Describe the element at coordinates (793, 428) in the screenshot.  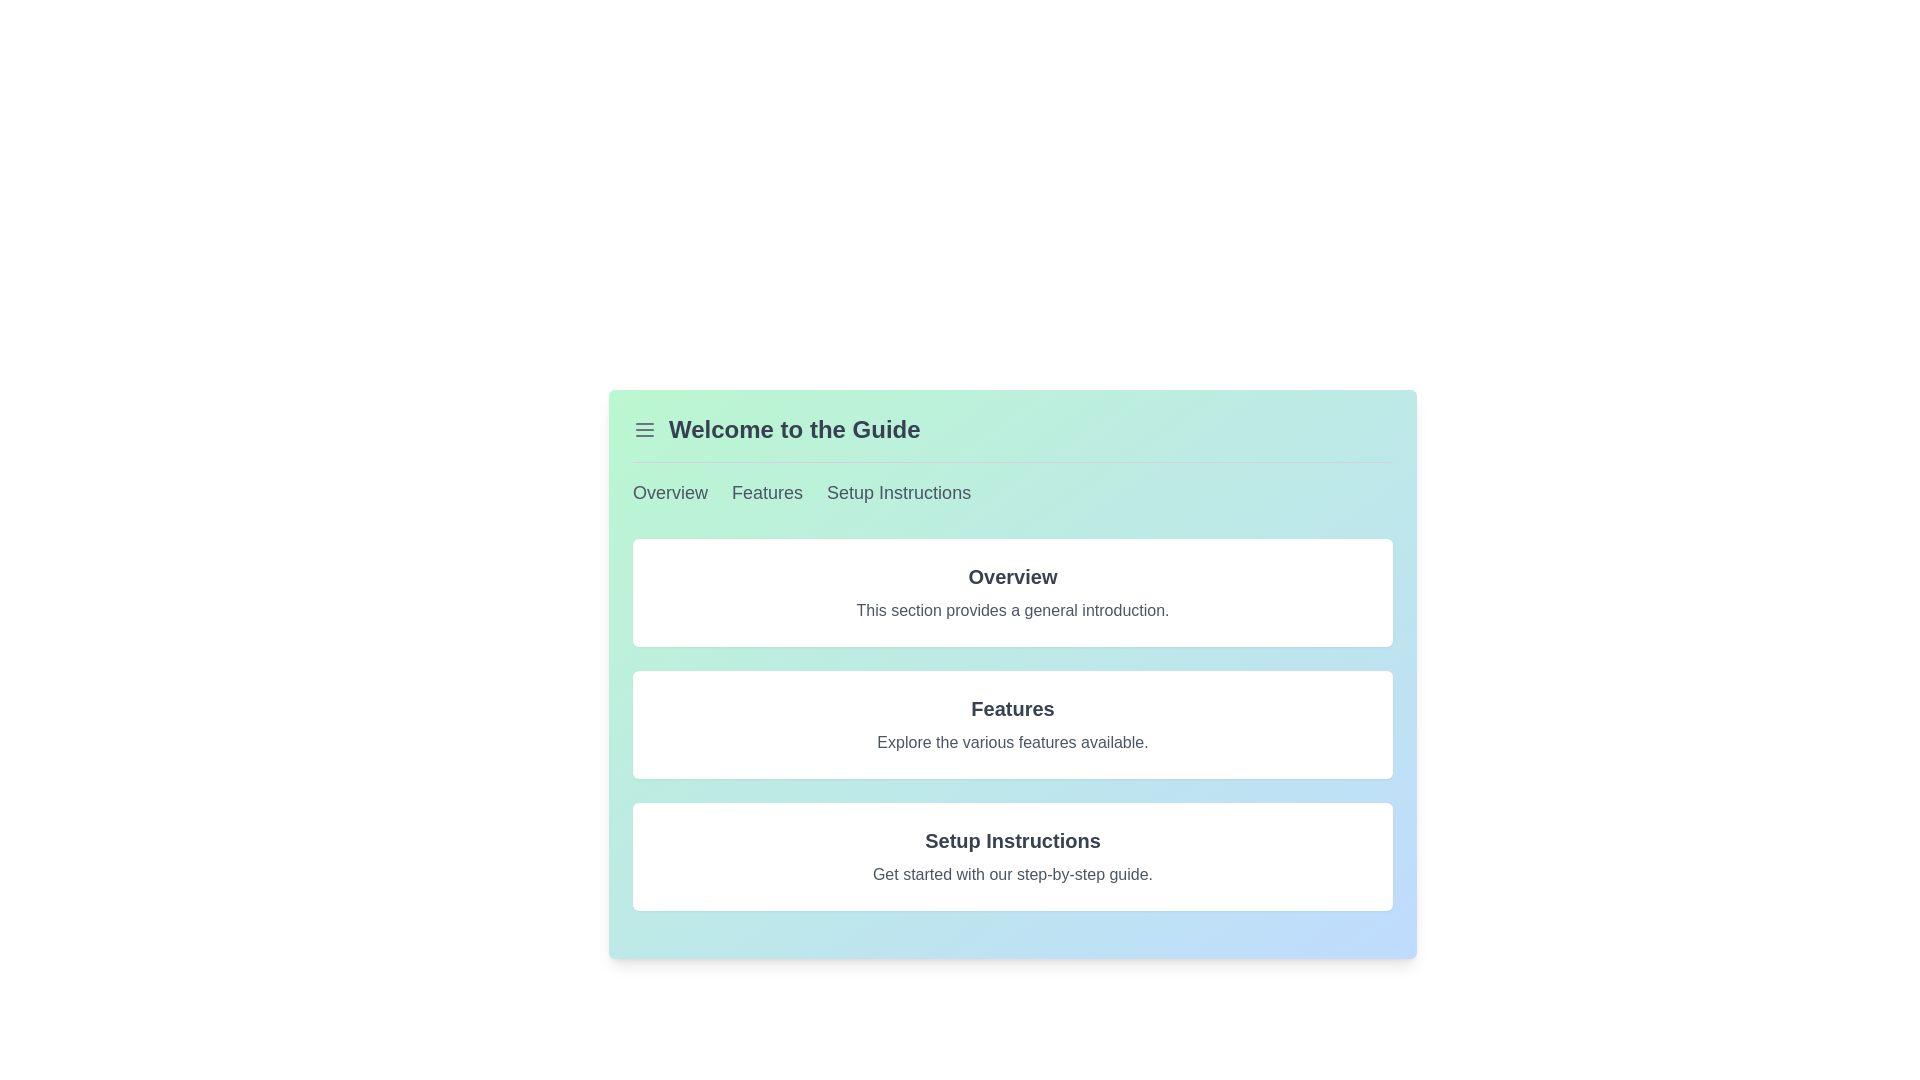
I see `the text header 'Welcome to the Guide', which is styled in a large, bold font and centrally aligned at the top section of the interface` at that location.